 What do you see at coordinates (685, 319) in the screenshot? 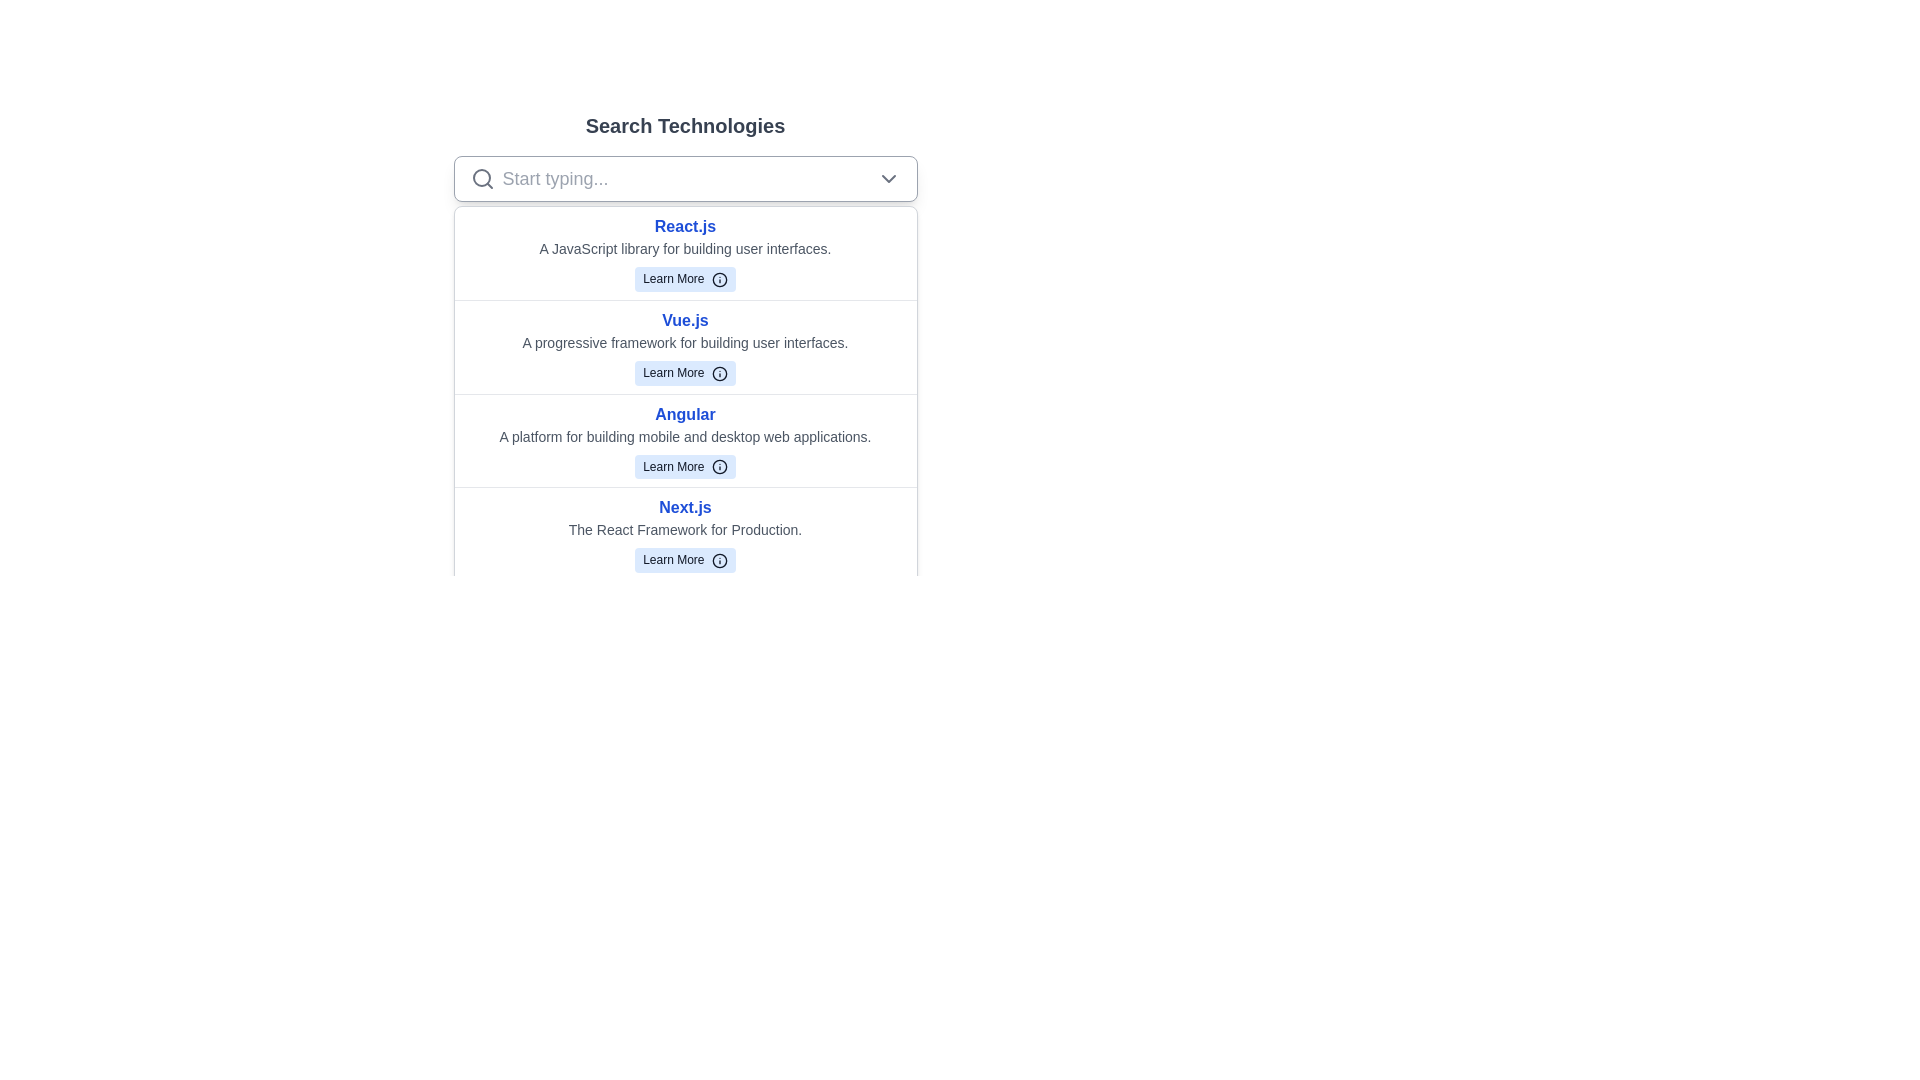
I see `the Static text element displaying 'Vue.js' in bold blue font, which serves as the title for a section in the interface` at bounding box center [685, 319].